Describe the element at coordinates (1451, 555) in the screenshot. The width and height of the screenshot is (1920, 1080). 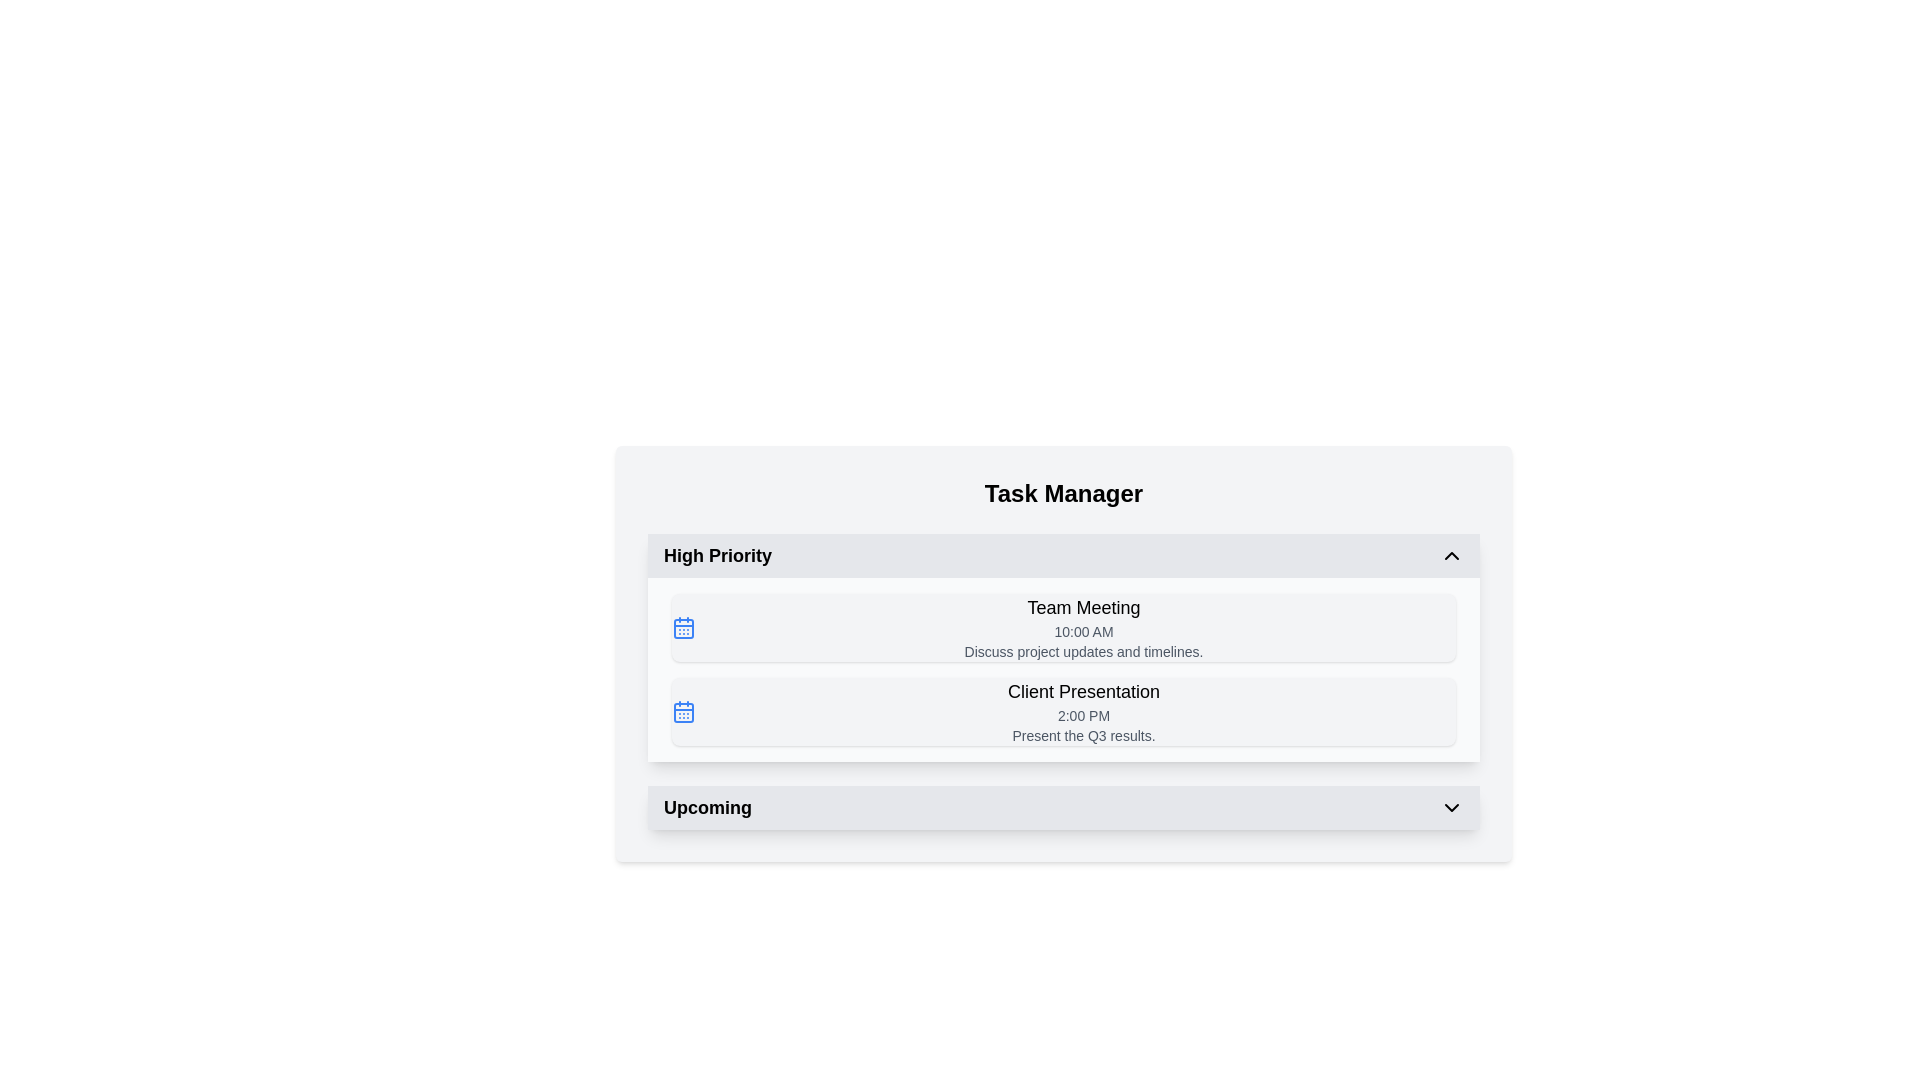
I see `the chevron button located at the top-right corner of the 'High Priority' section` at that location.